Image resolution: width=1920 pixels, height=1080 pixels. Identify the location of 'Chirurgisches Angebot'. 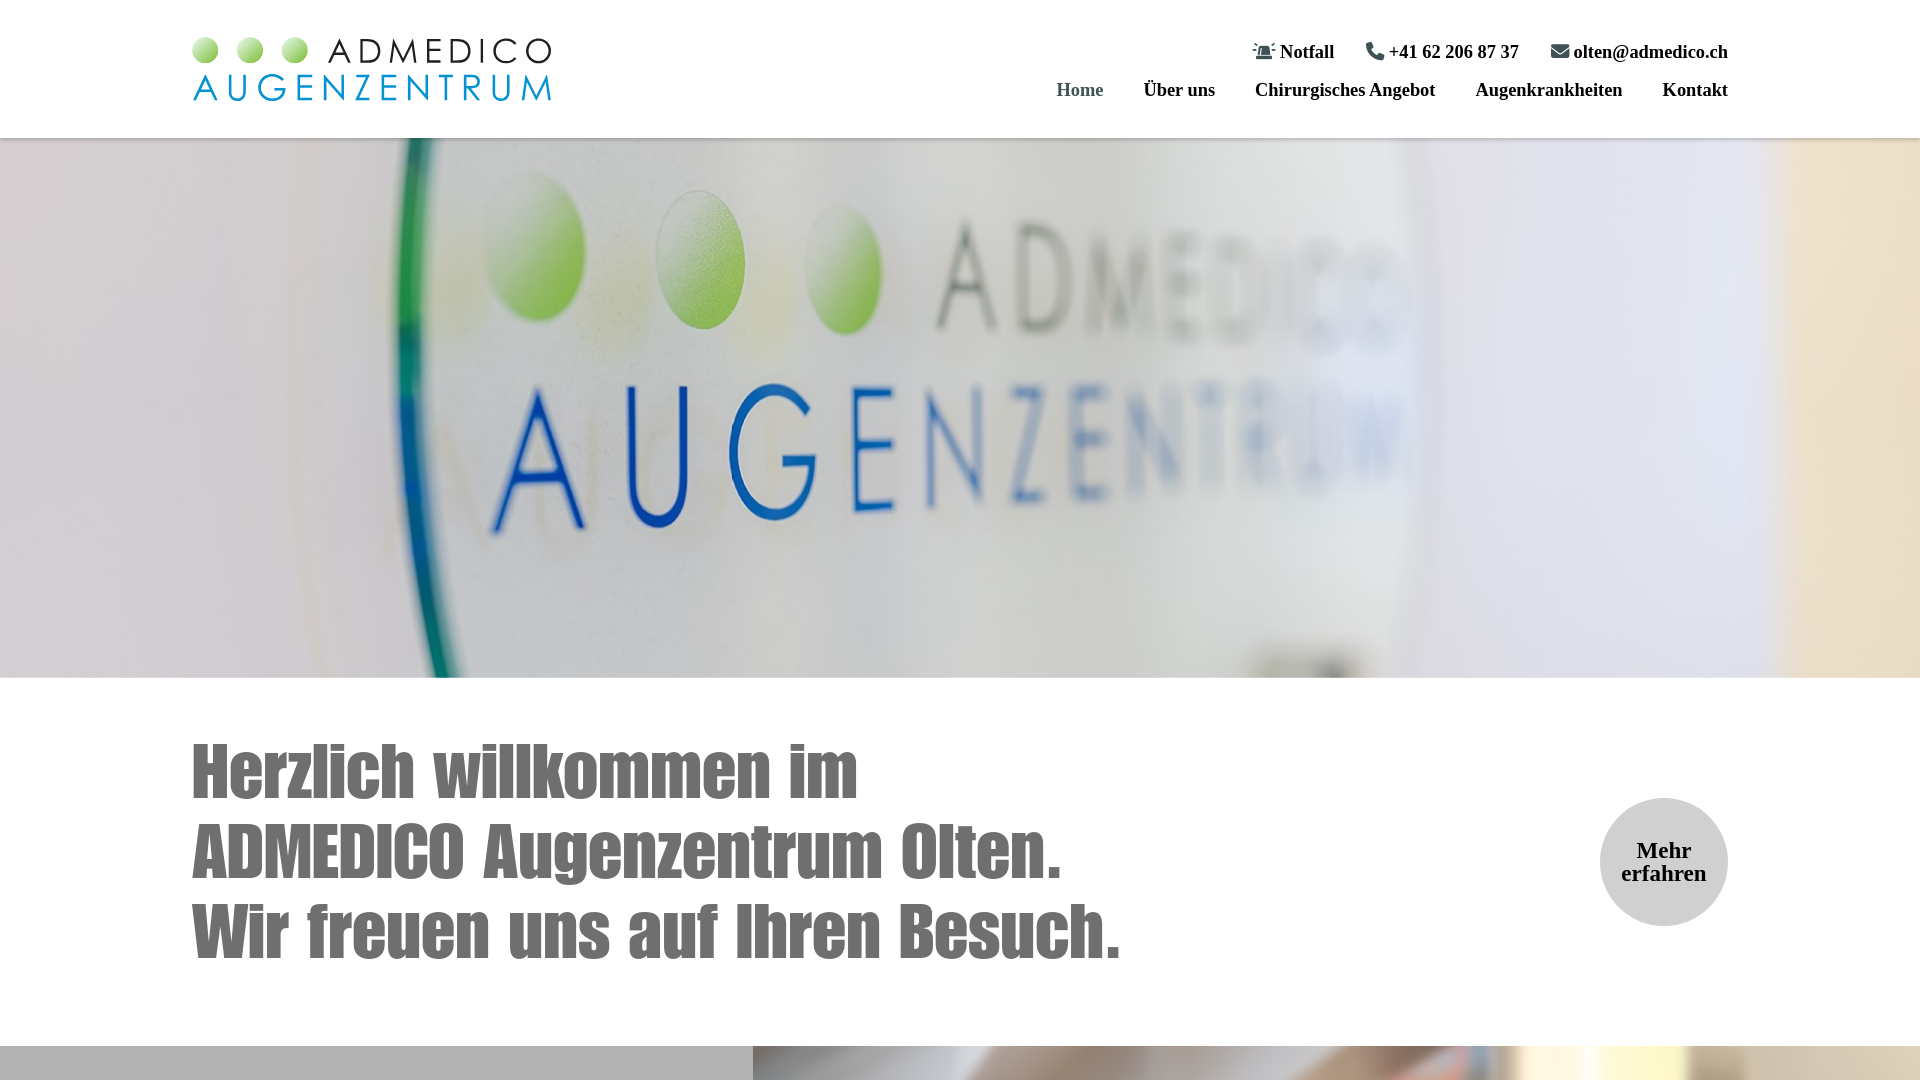
(1344, 88).